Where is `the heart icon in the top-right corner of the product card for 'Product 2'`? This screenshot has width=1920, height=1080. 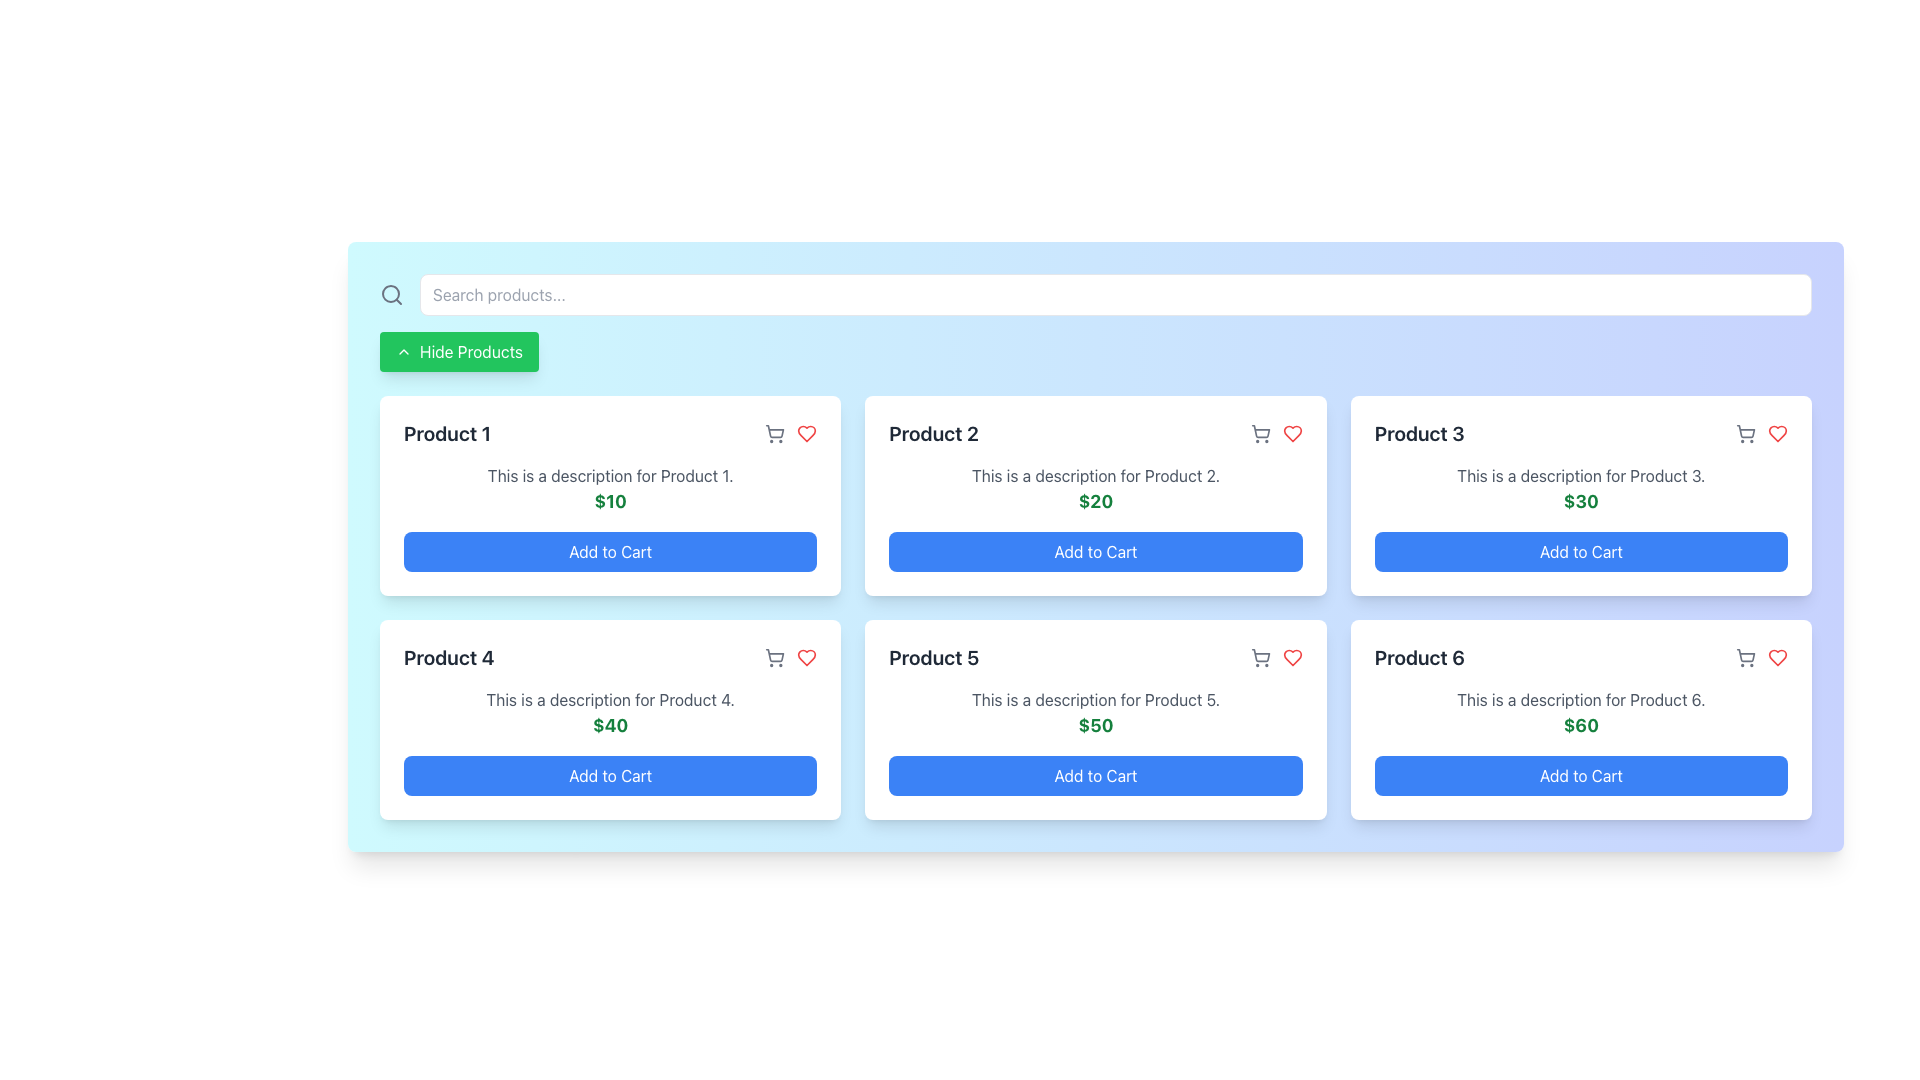
the heart icon in the top-right corner of the product card for 'Product 2' is located at coordinates (1292, 433).